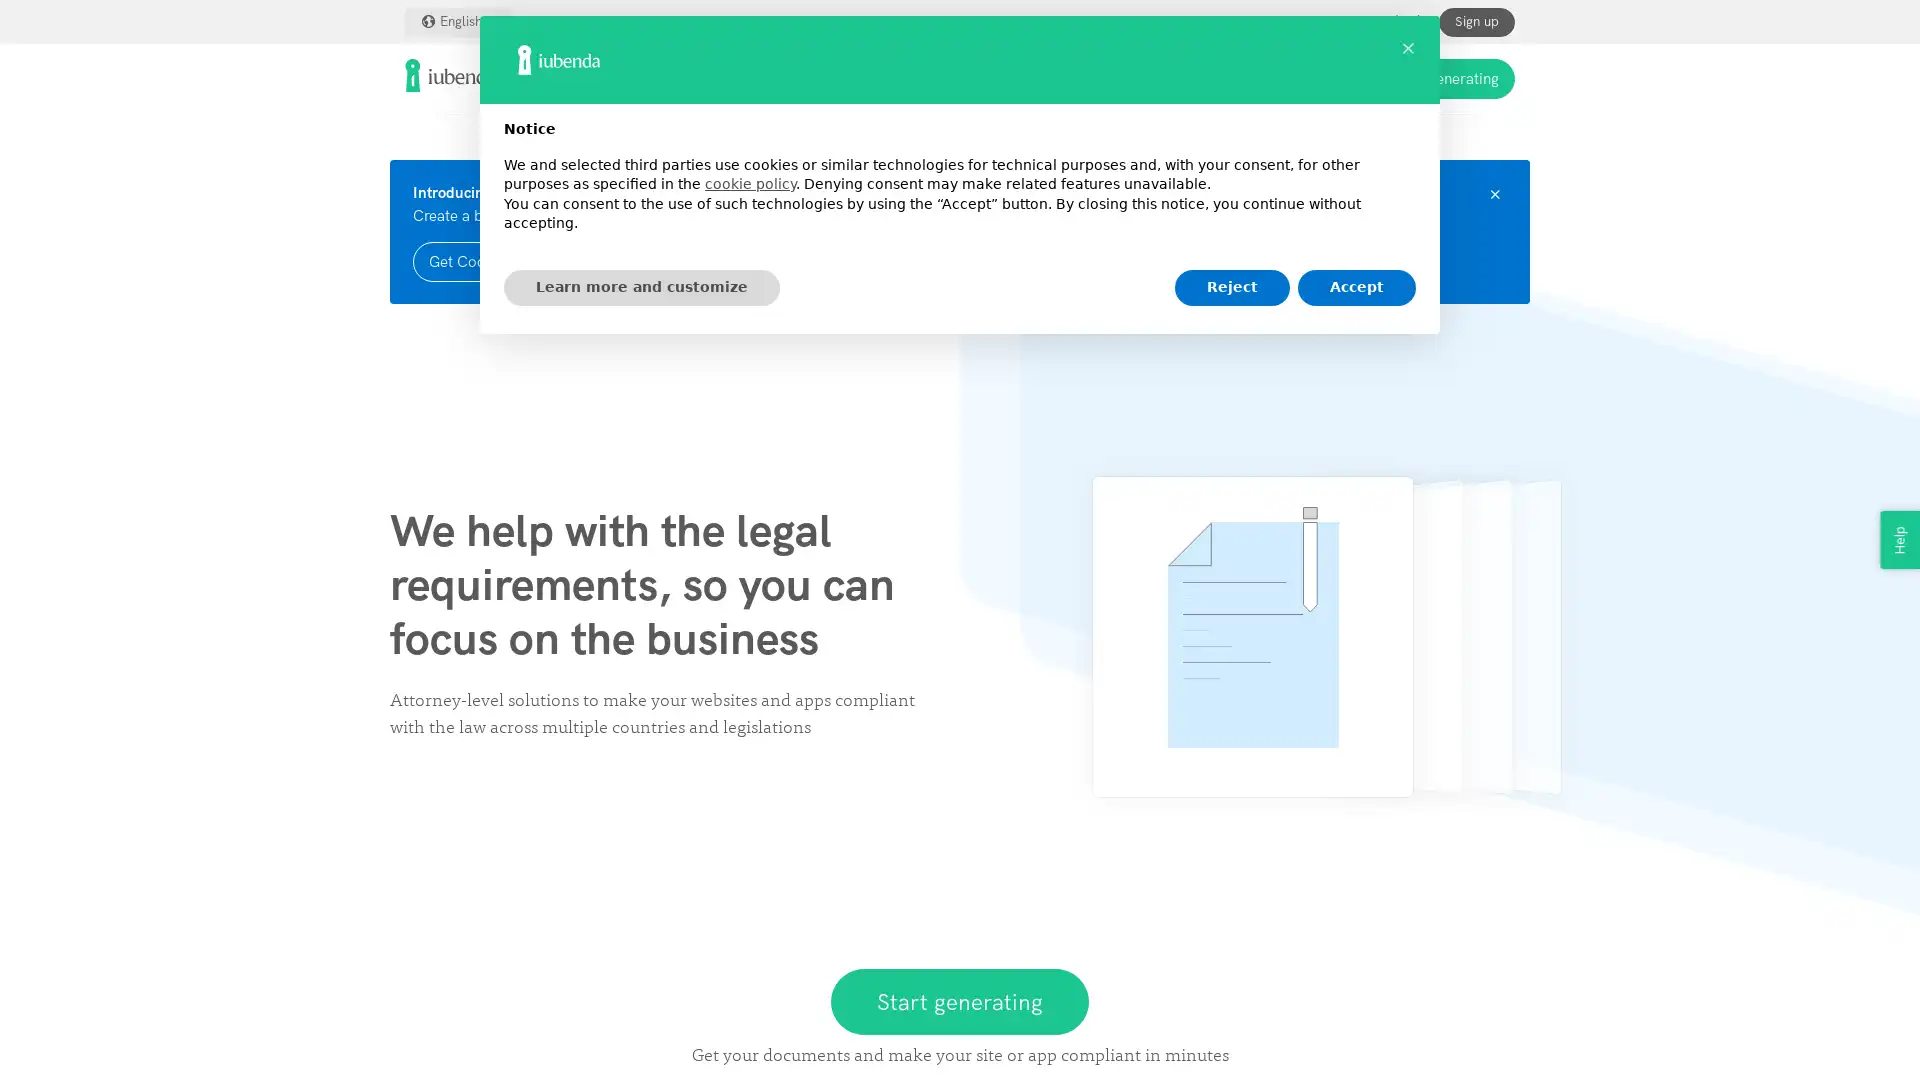 This screenshot has height=1080, width=1920. Describe the element at coordinates (1357, 286) in the screenshot. I see `Accept` at that location.